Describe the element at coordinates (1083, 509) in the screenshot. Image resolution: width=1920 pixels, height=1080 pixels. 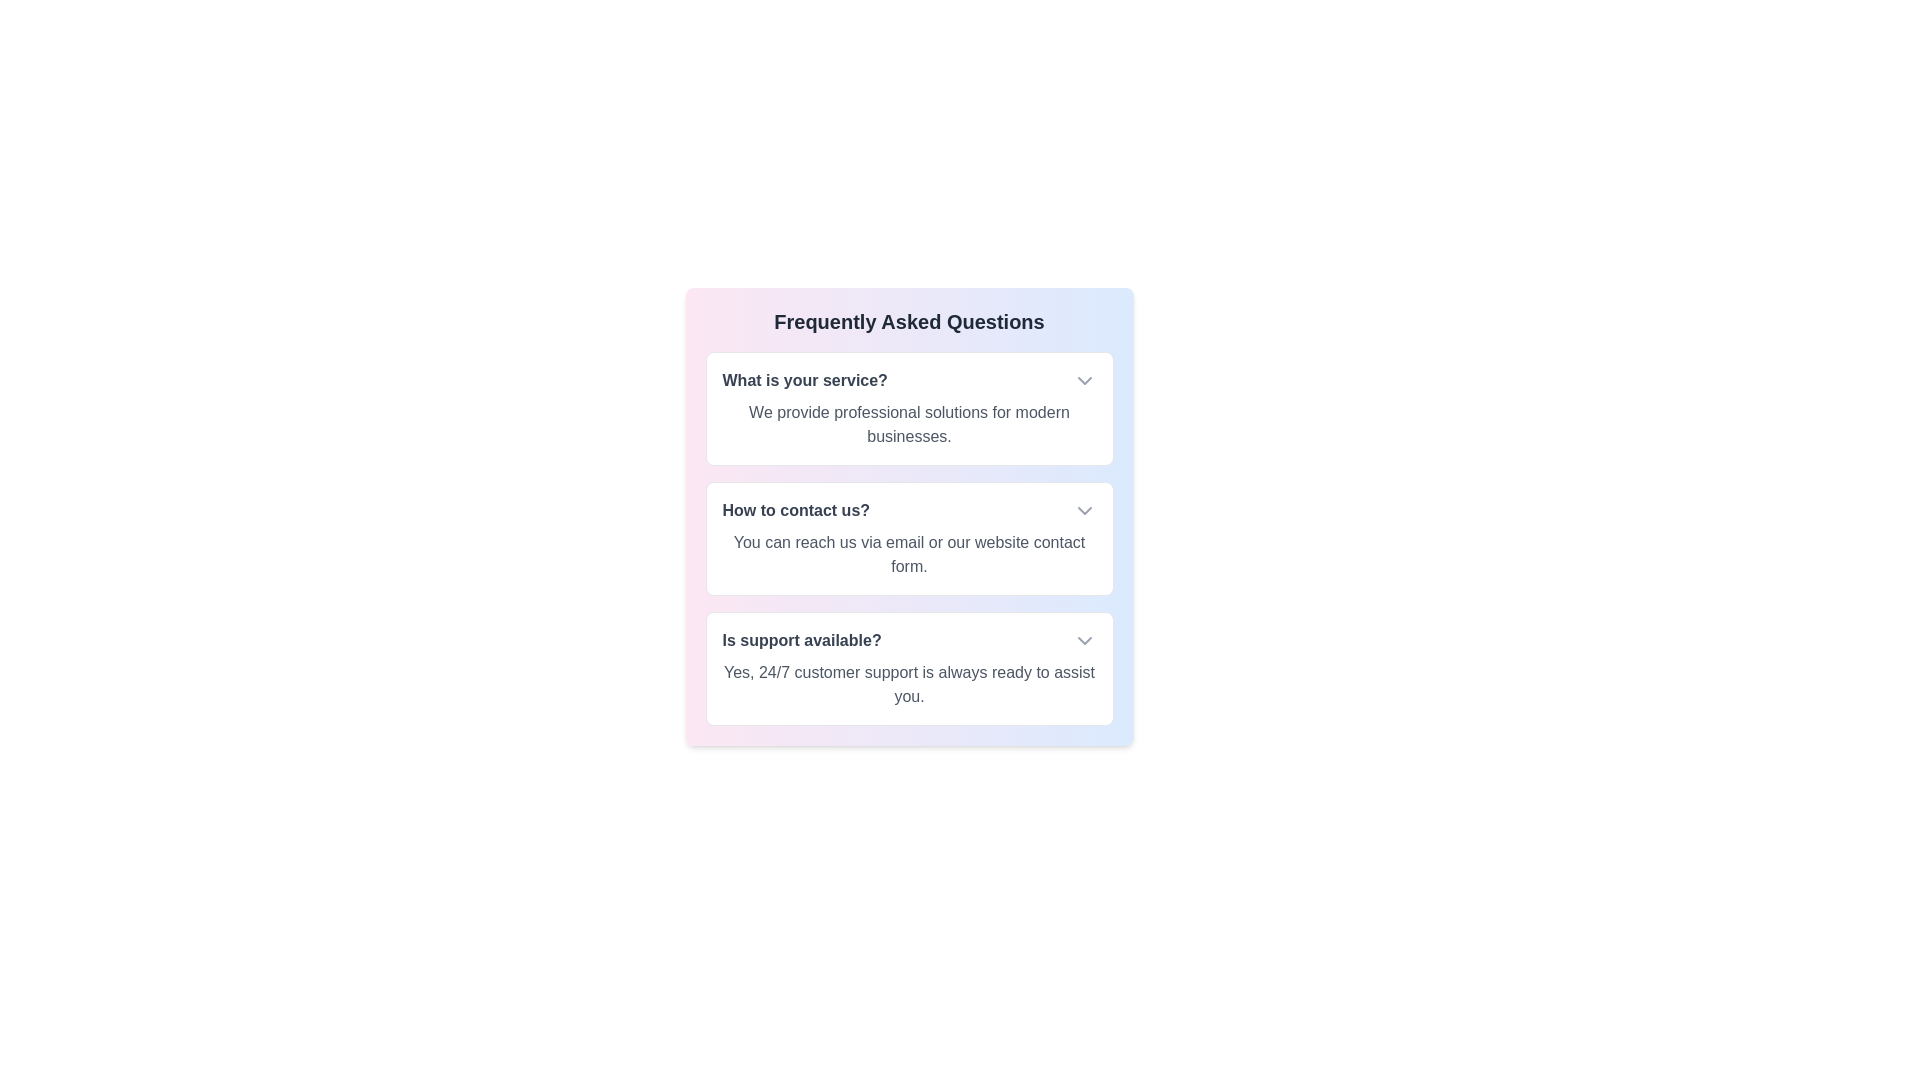
I see `the dropdown icon to toggle the visibility of the answer for How to contact us?` at that location.